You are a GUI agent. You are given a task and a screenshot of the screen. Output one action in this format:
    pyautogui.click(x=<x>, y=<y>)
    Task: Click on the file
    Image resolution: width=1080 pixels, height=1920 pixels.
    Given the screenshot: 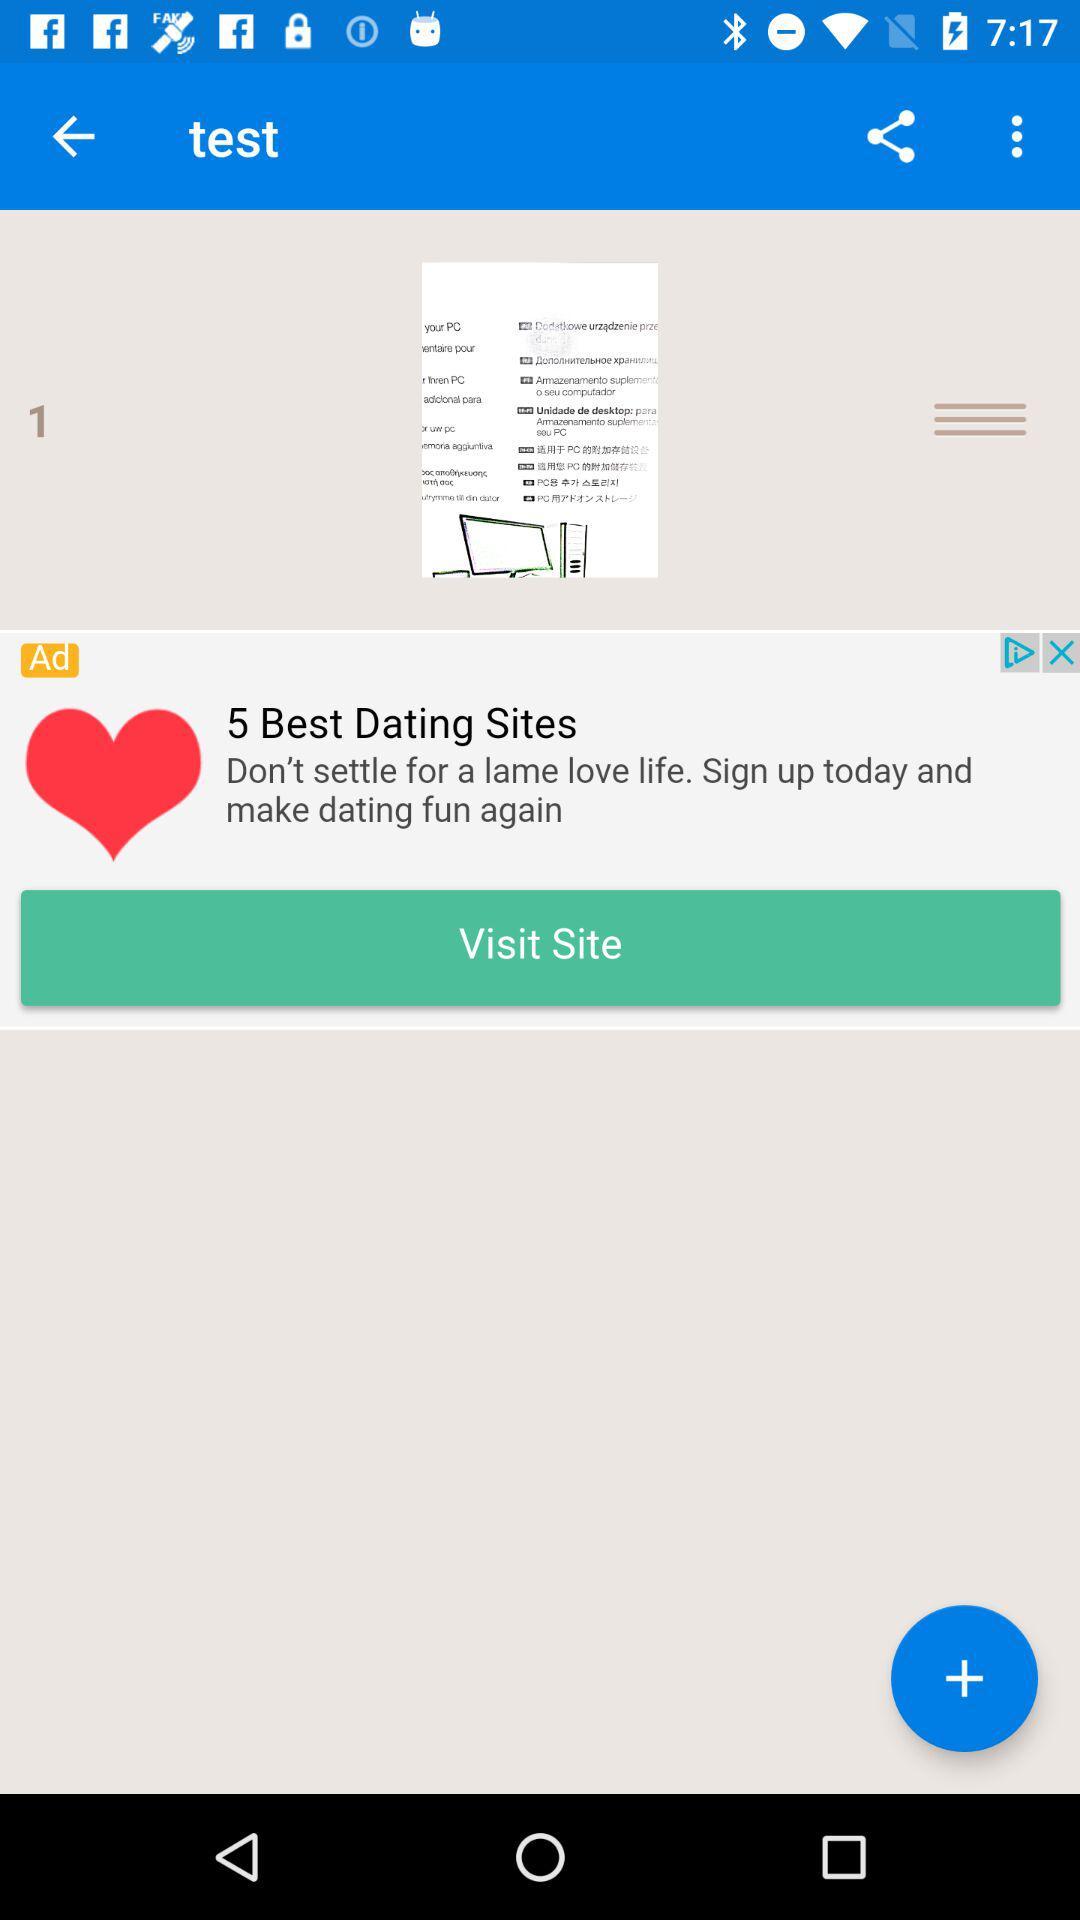 What is the action you would take?
    pyautogui.click(x=963, y=1678)
    